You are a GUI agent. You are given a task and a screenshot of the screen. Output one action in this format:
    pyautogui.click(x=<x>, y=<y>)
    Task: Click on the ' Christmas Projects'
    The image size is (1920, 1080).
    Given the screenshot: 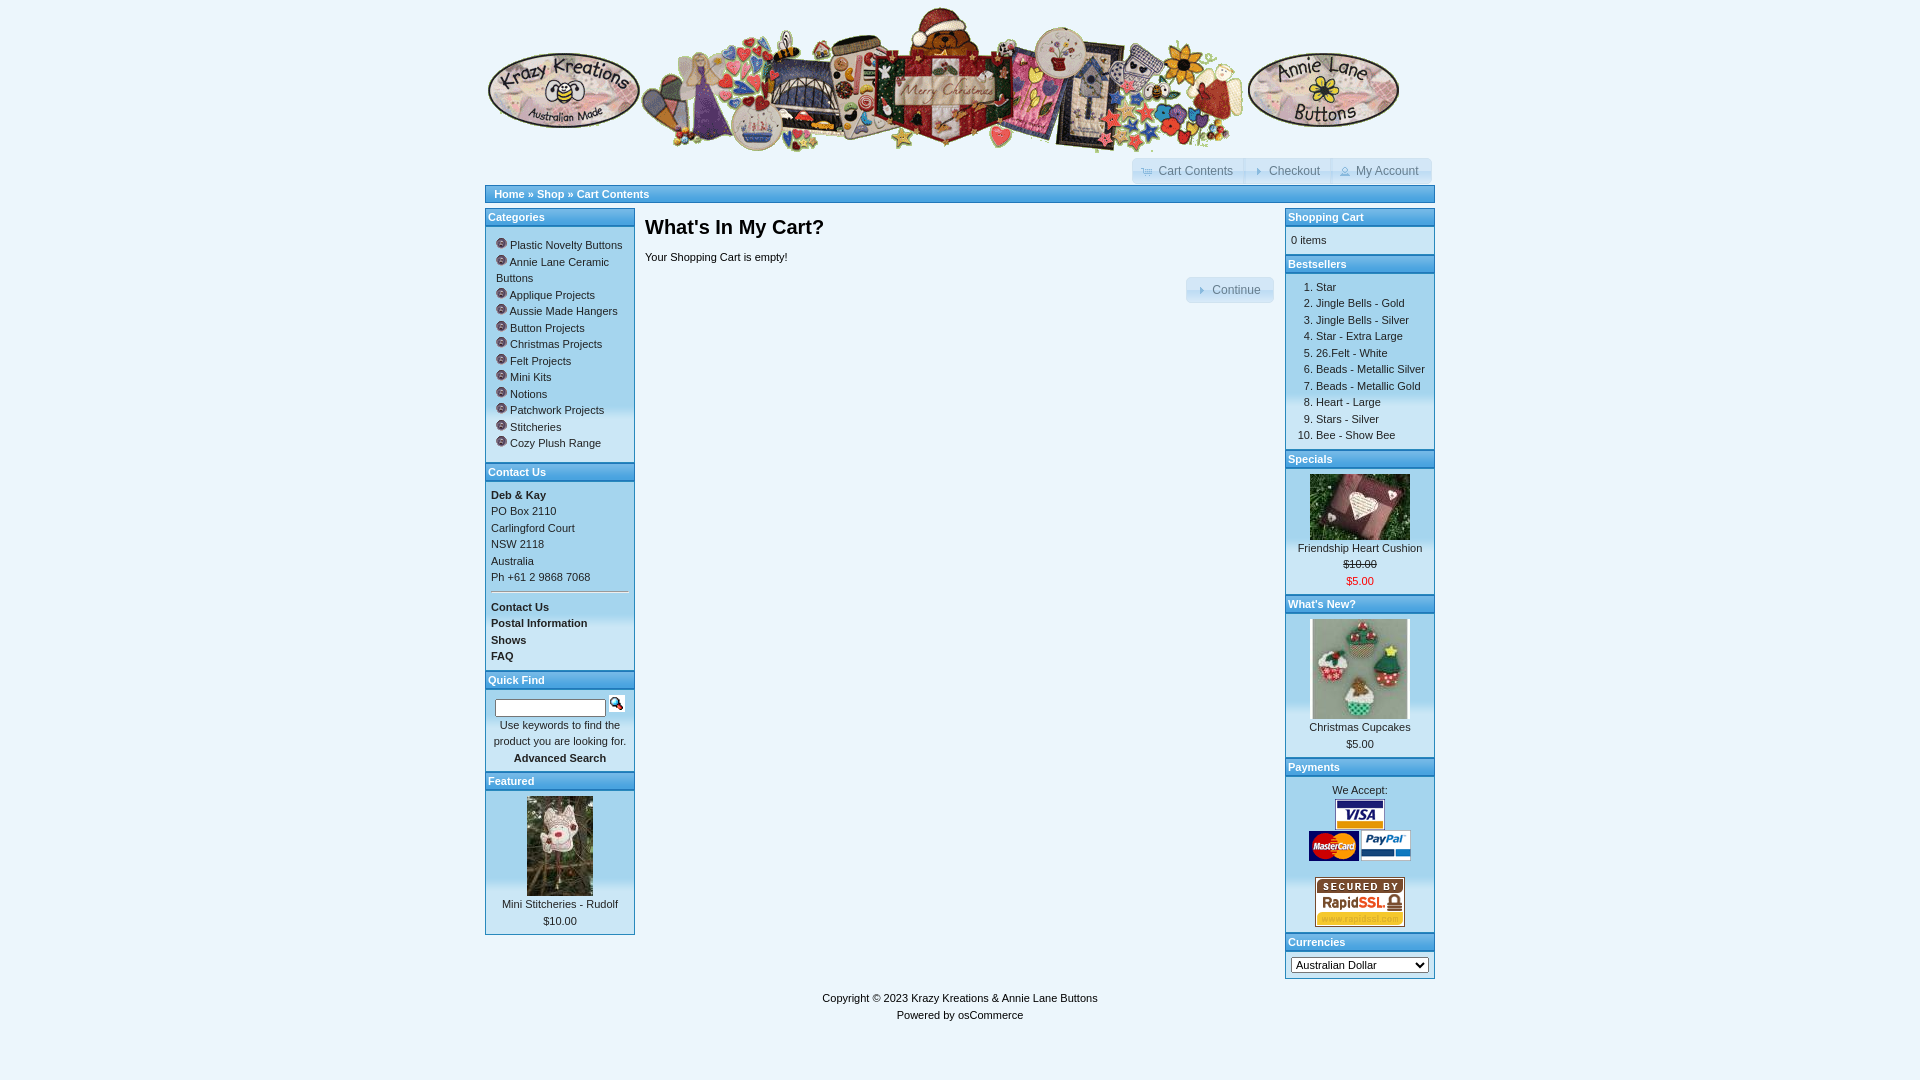 What is the action you would take?
    pyautogui.click(x=548, y=342)
    